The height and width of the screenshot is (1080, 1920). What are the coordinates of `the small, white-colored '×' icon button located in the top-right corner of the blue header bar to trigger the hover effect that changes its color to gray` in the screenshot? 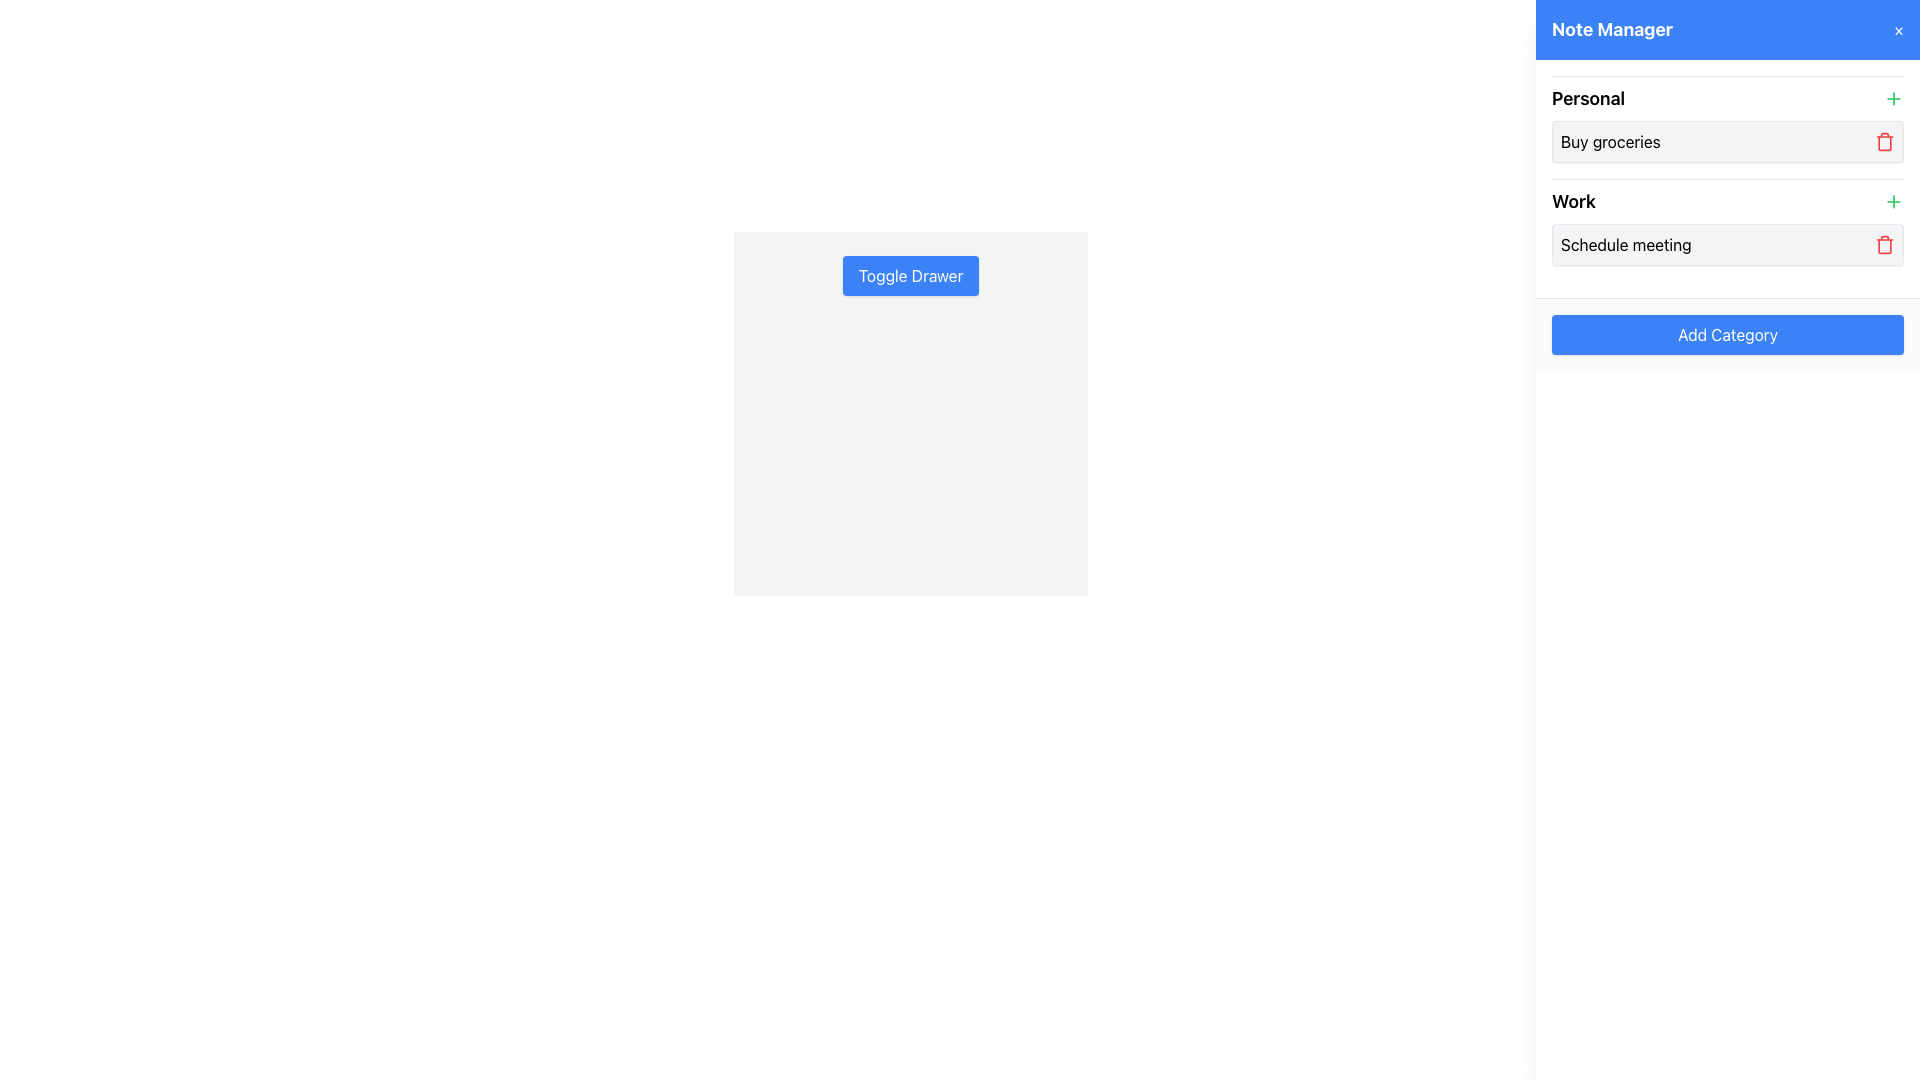 It's located at (1898, 30).